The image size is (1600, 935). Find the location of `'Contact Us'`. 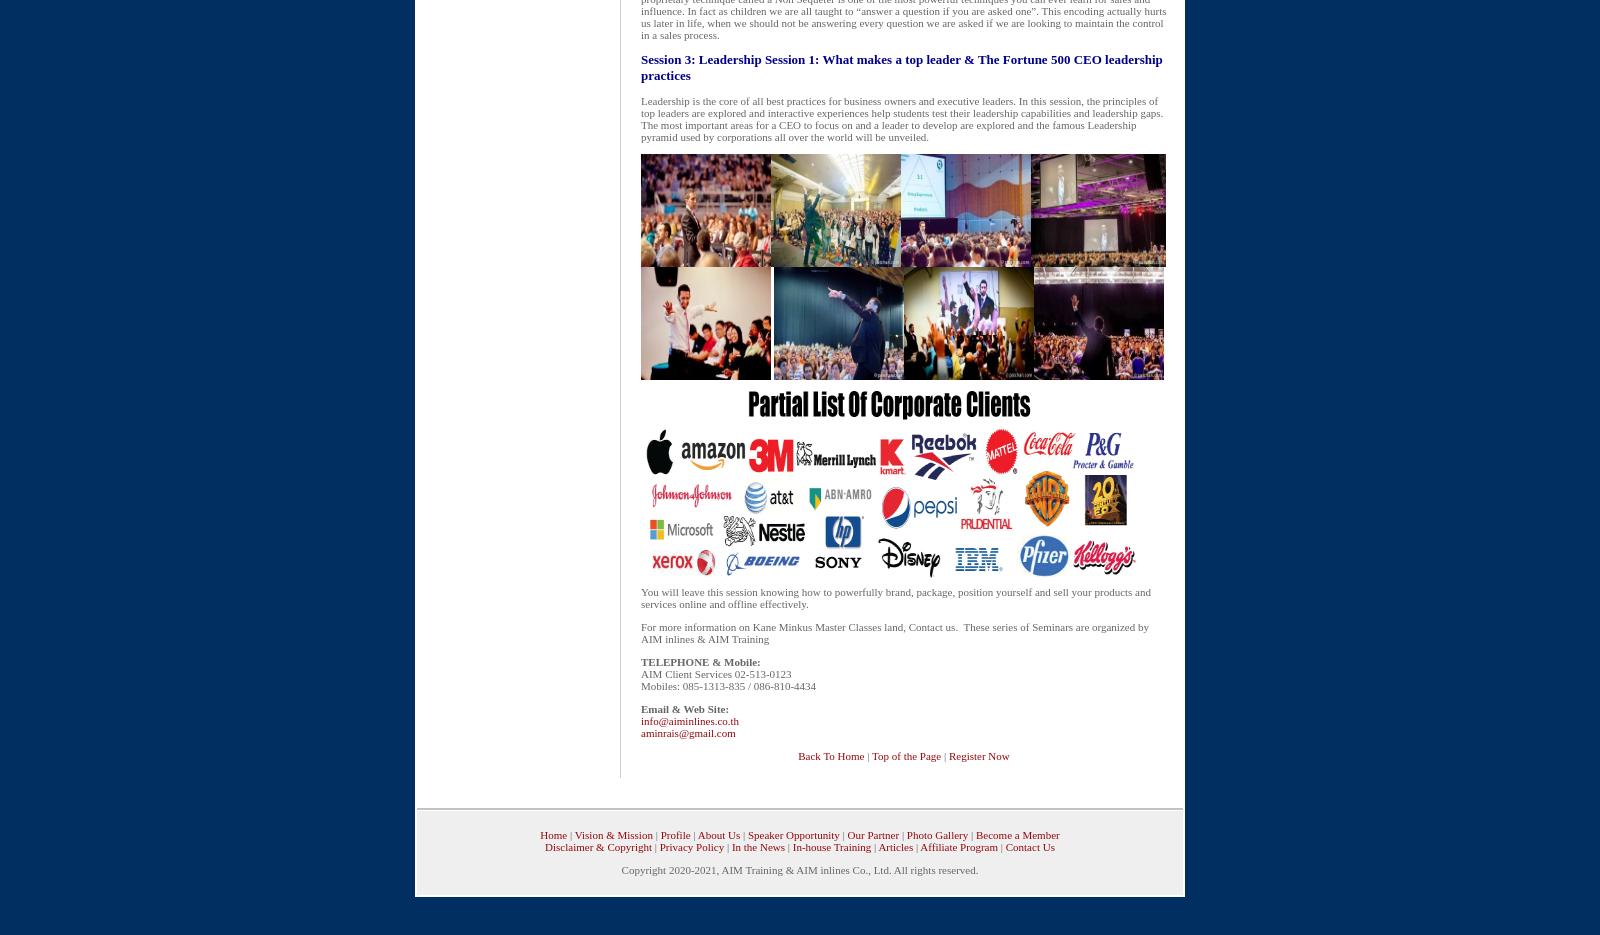

'Contact Us' is located at coordinates (1029, 847).